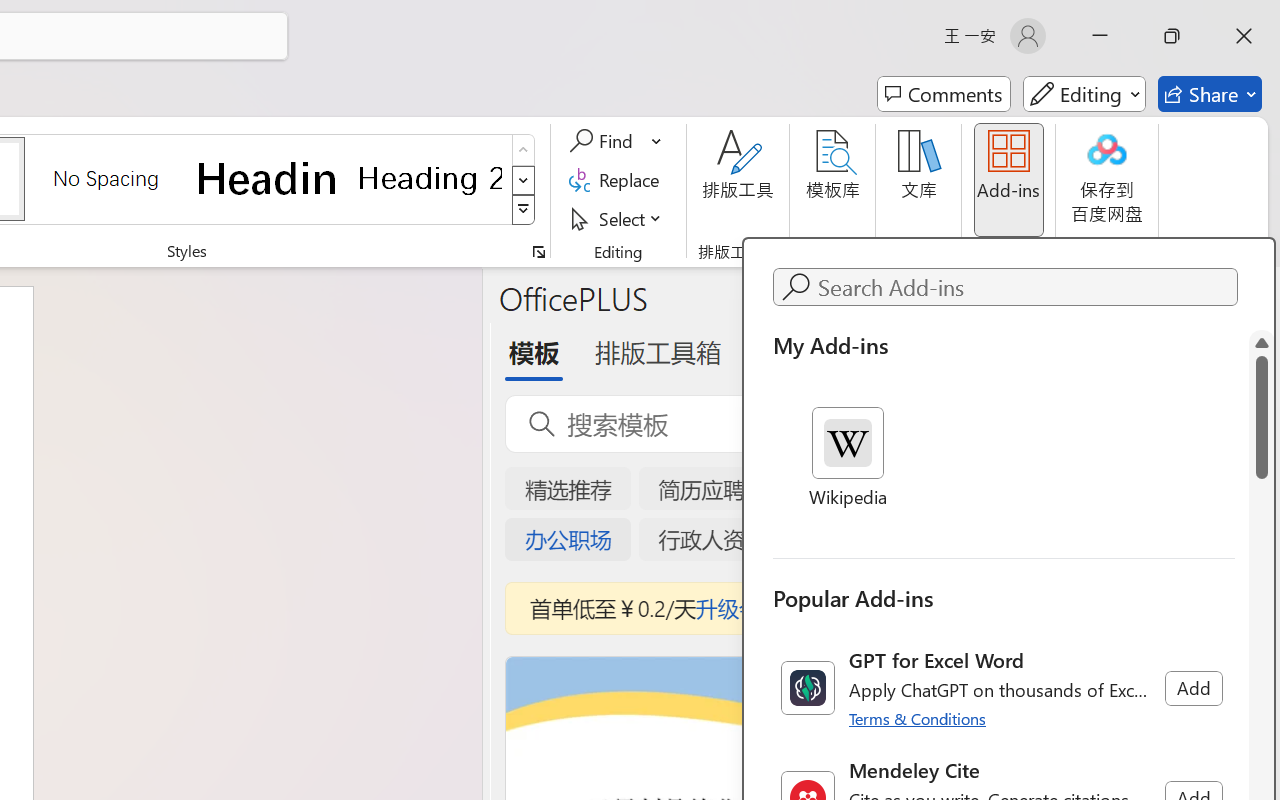  Describe the element at coordinates (1261, 342) in the screenshot. I see `'Line up'` at that location.